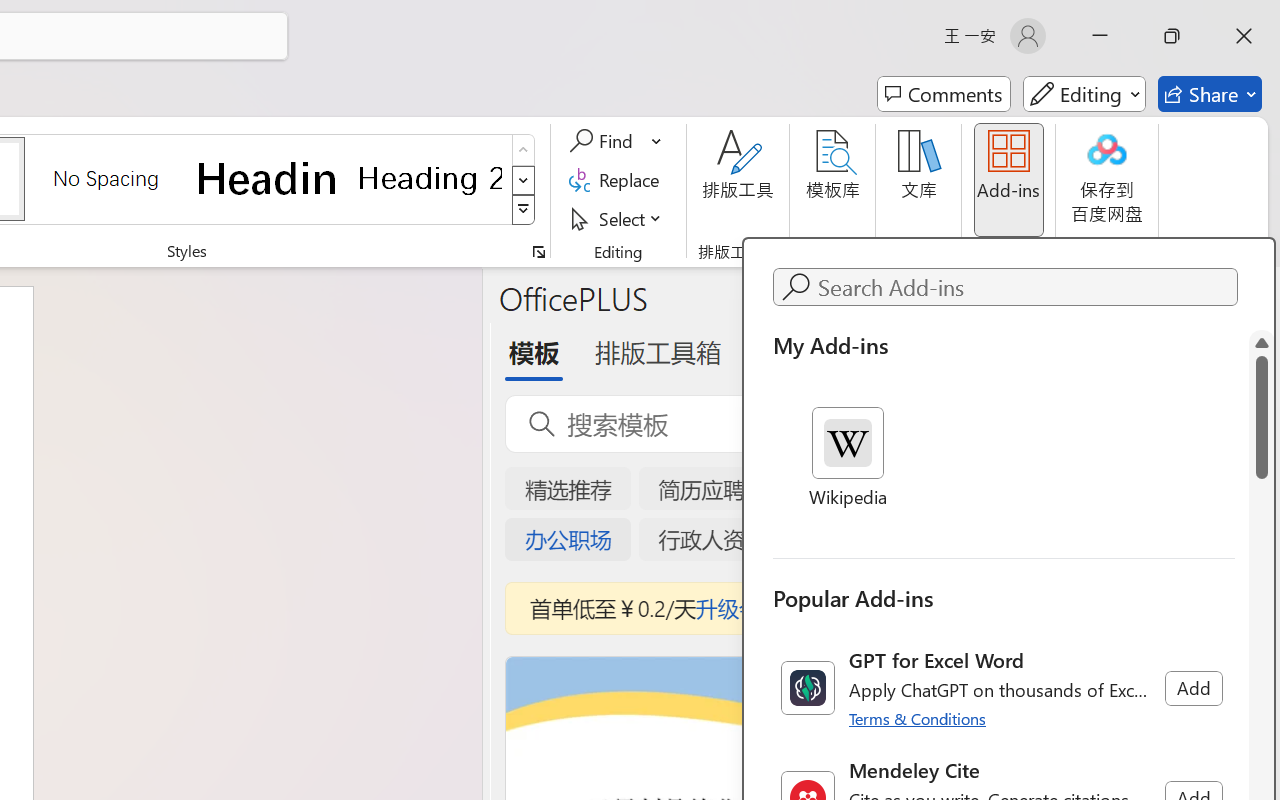  Describe the element at coordinates (1261, 342) in the screenshot. I see `'Line up'` at that location.